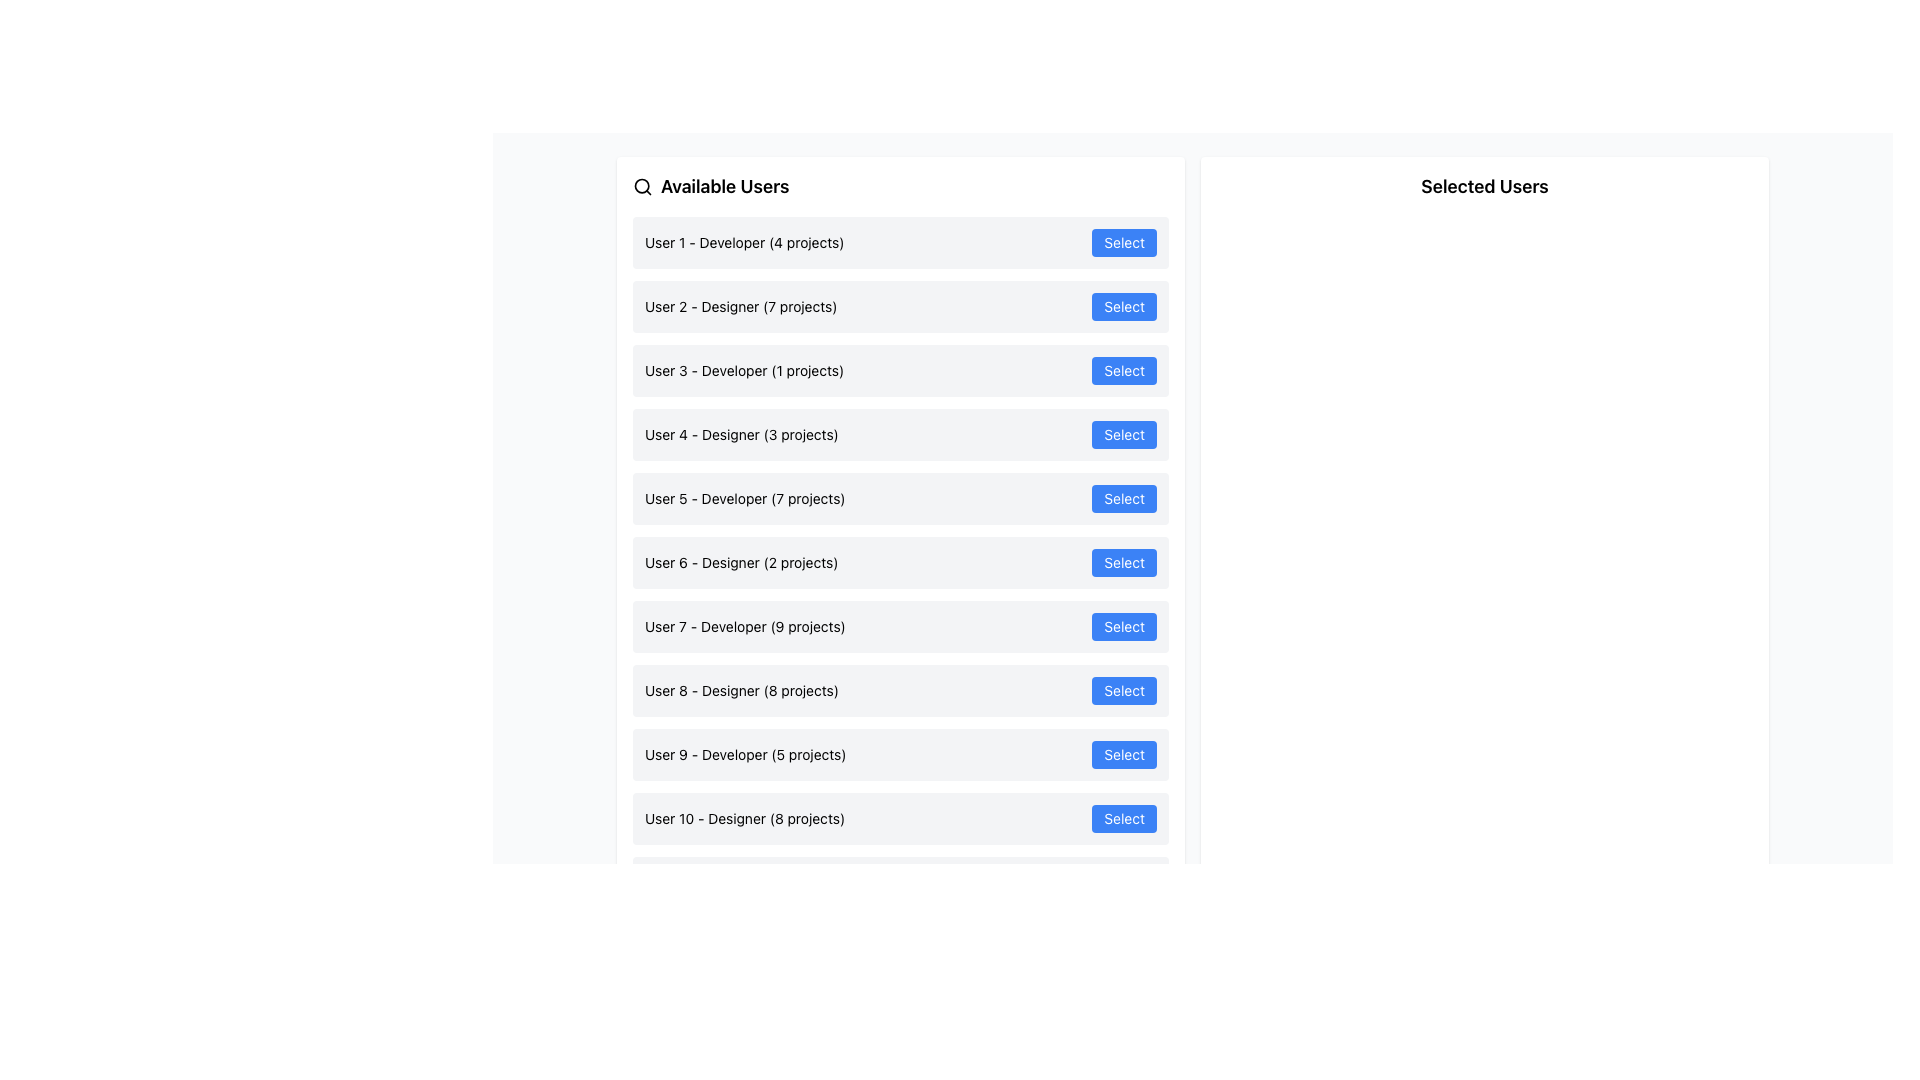  Describe the element at coordinates (740, 689) in the screenshot. I see `the text element that displays User 8's designation and project count in the 'Available Users' section, aligned to the left of the 'Select' button` at that location.